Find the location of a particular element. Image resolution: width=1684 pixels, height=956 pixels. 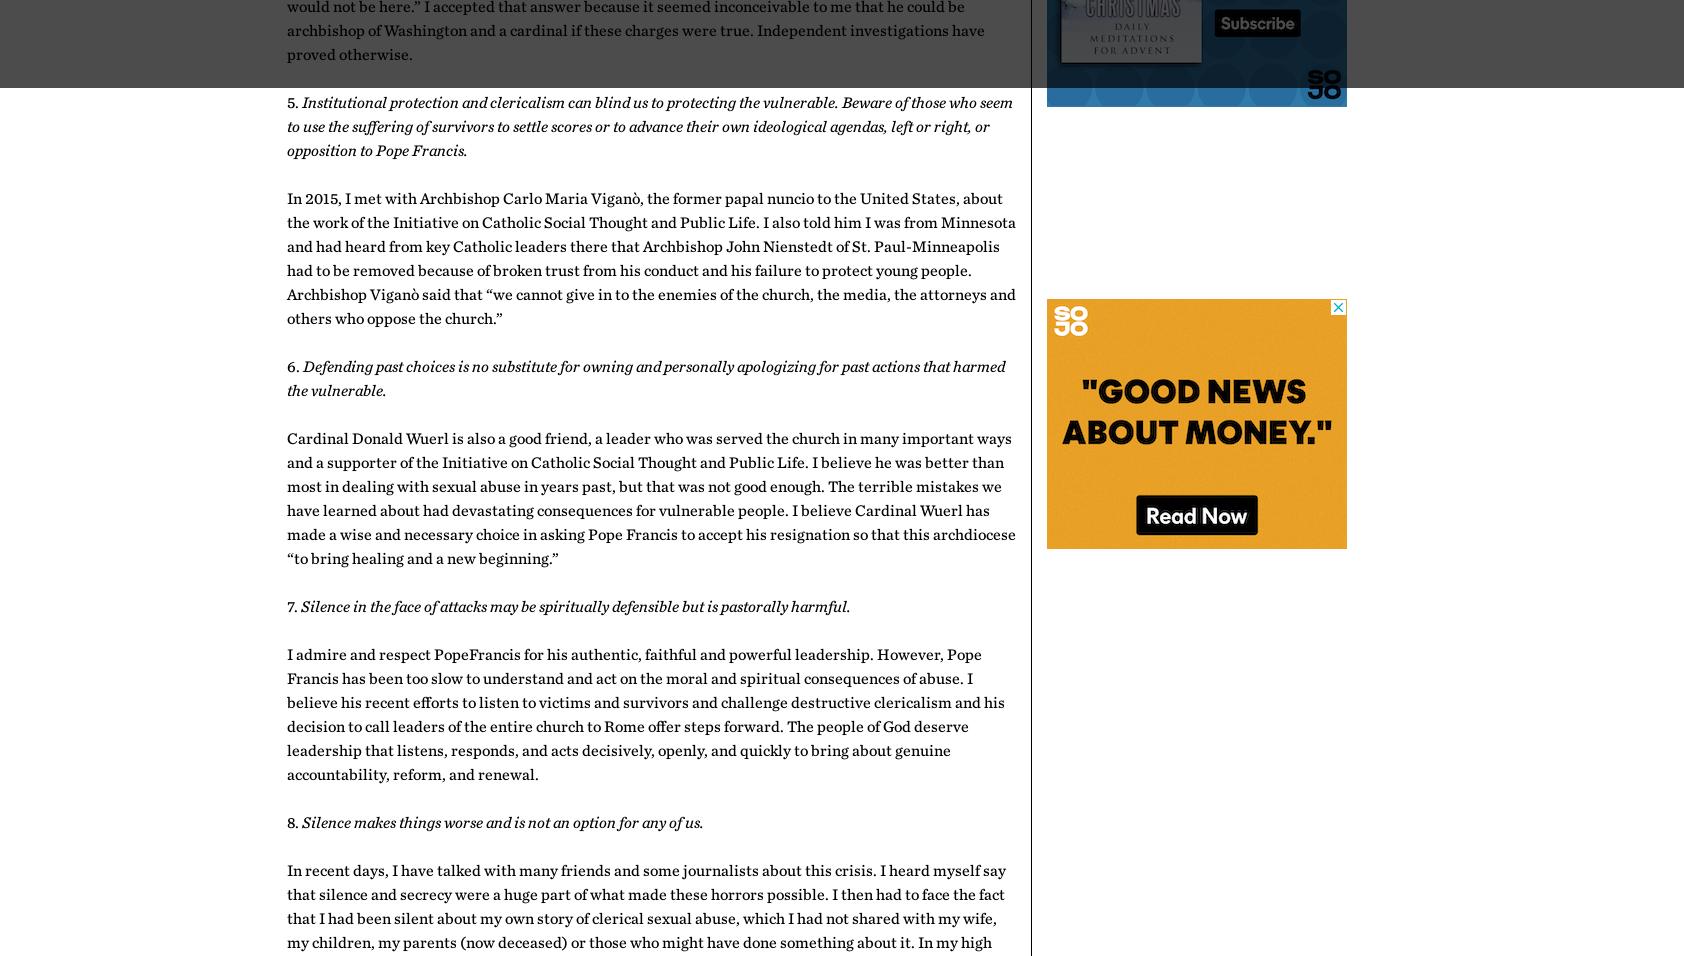

'6.' is located at coordinates (295, 365).